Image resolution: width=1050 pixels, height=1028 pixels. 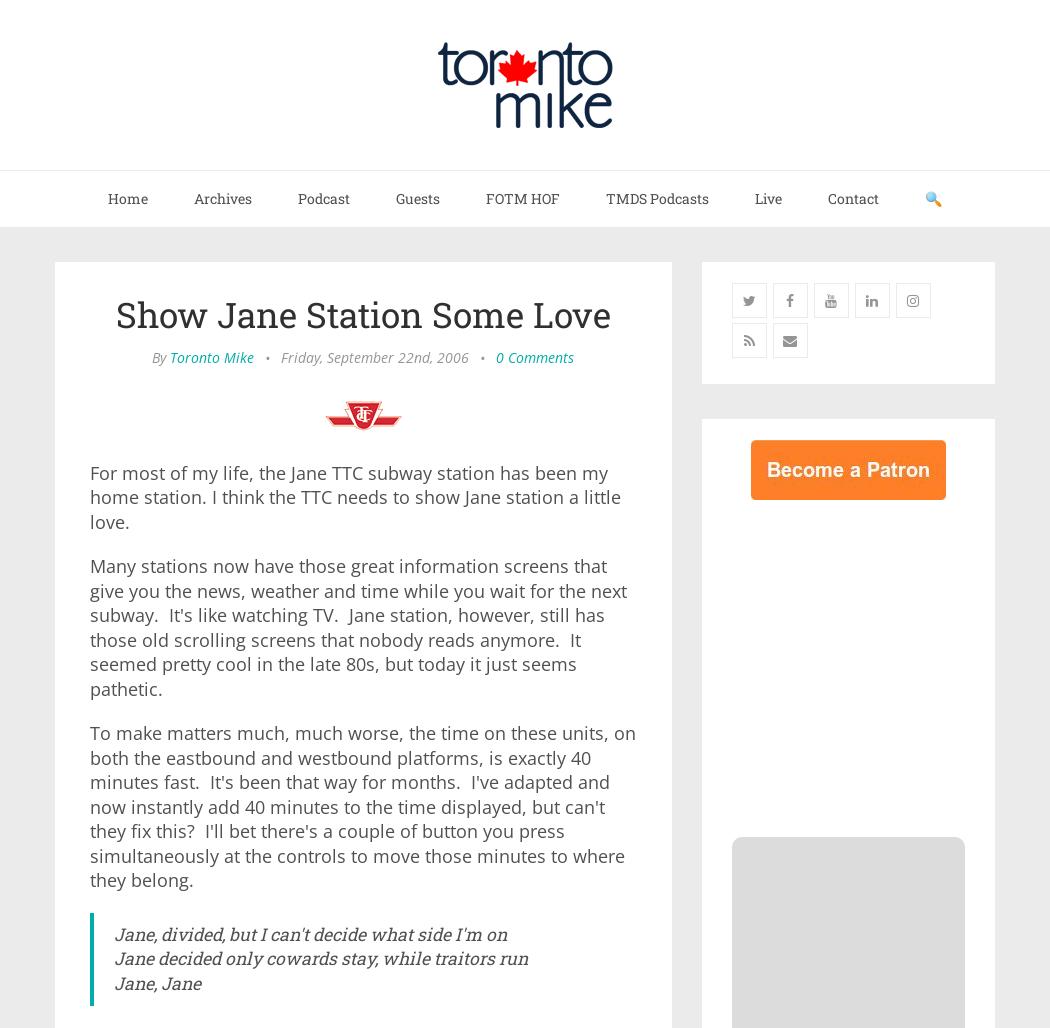 What do you see at coordinates (828, 197) in the screenshot?
I see `'Contact'` at bounding box center [828, 197].